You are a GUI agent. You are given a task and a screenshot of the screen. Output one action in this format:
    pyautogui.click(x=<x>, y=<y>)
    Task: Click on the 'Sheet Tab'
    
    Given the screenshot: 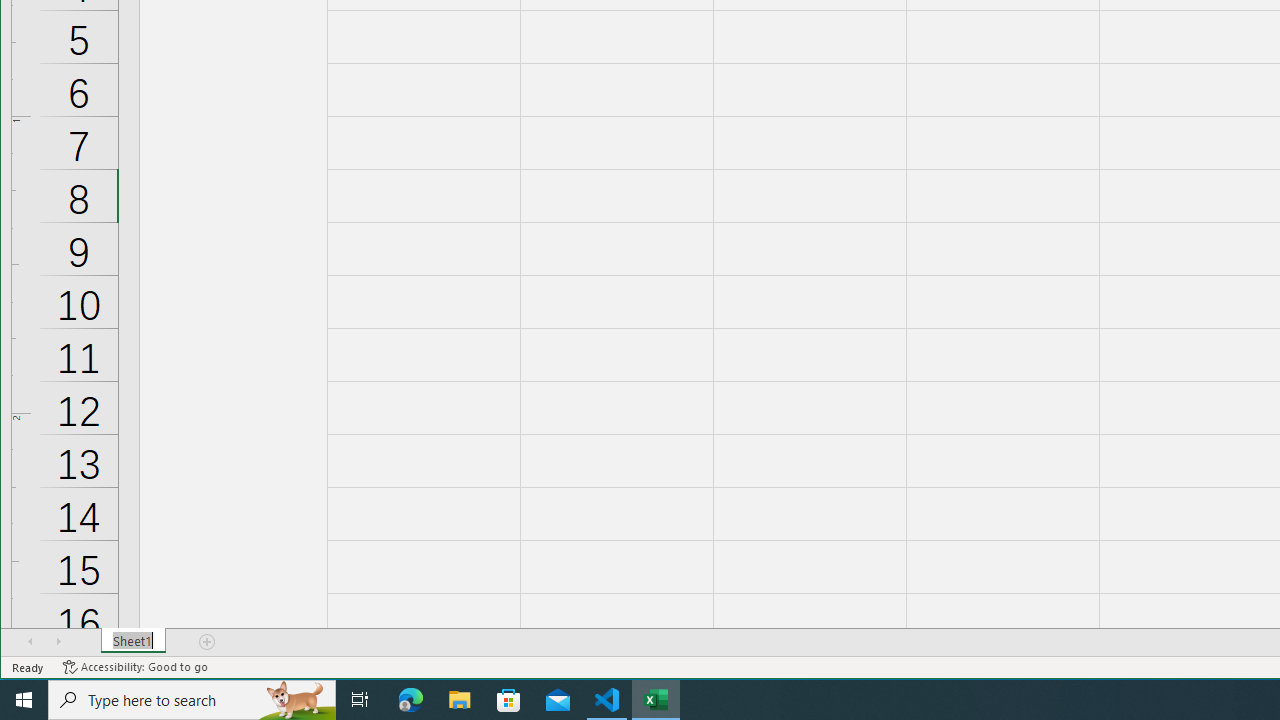 What is the action you would take?
    pyautogui.click(x=132, y=641)
    